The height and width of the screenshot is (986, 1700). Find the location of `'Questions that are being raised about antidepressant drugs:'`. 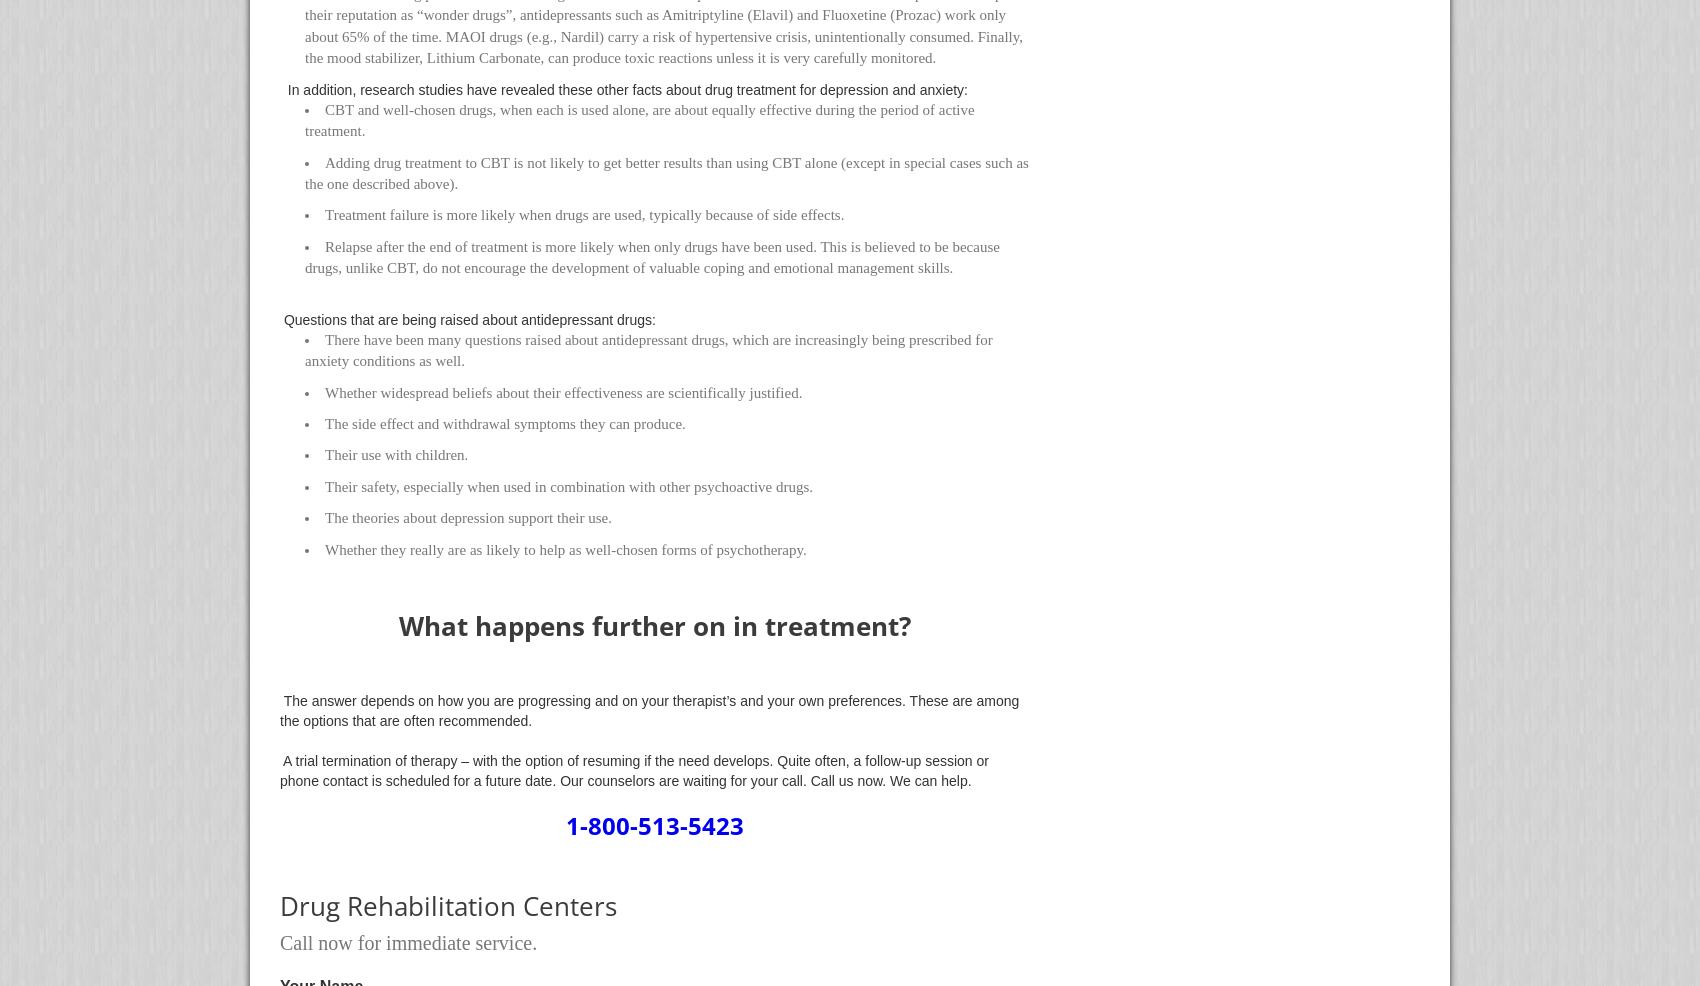

'Questions that are being raised about antidepressant drugs:' is located at coordinates (467, 318).